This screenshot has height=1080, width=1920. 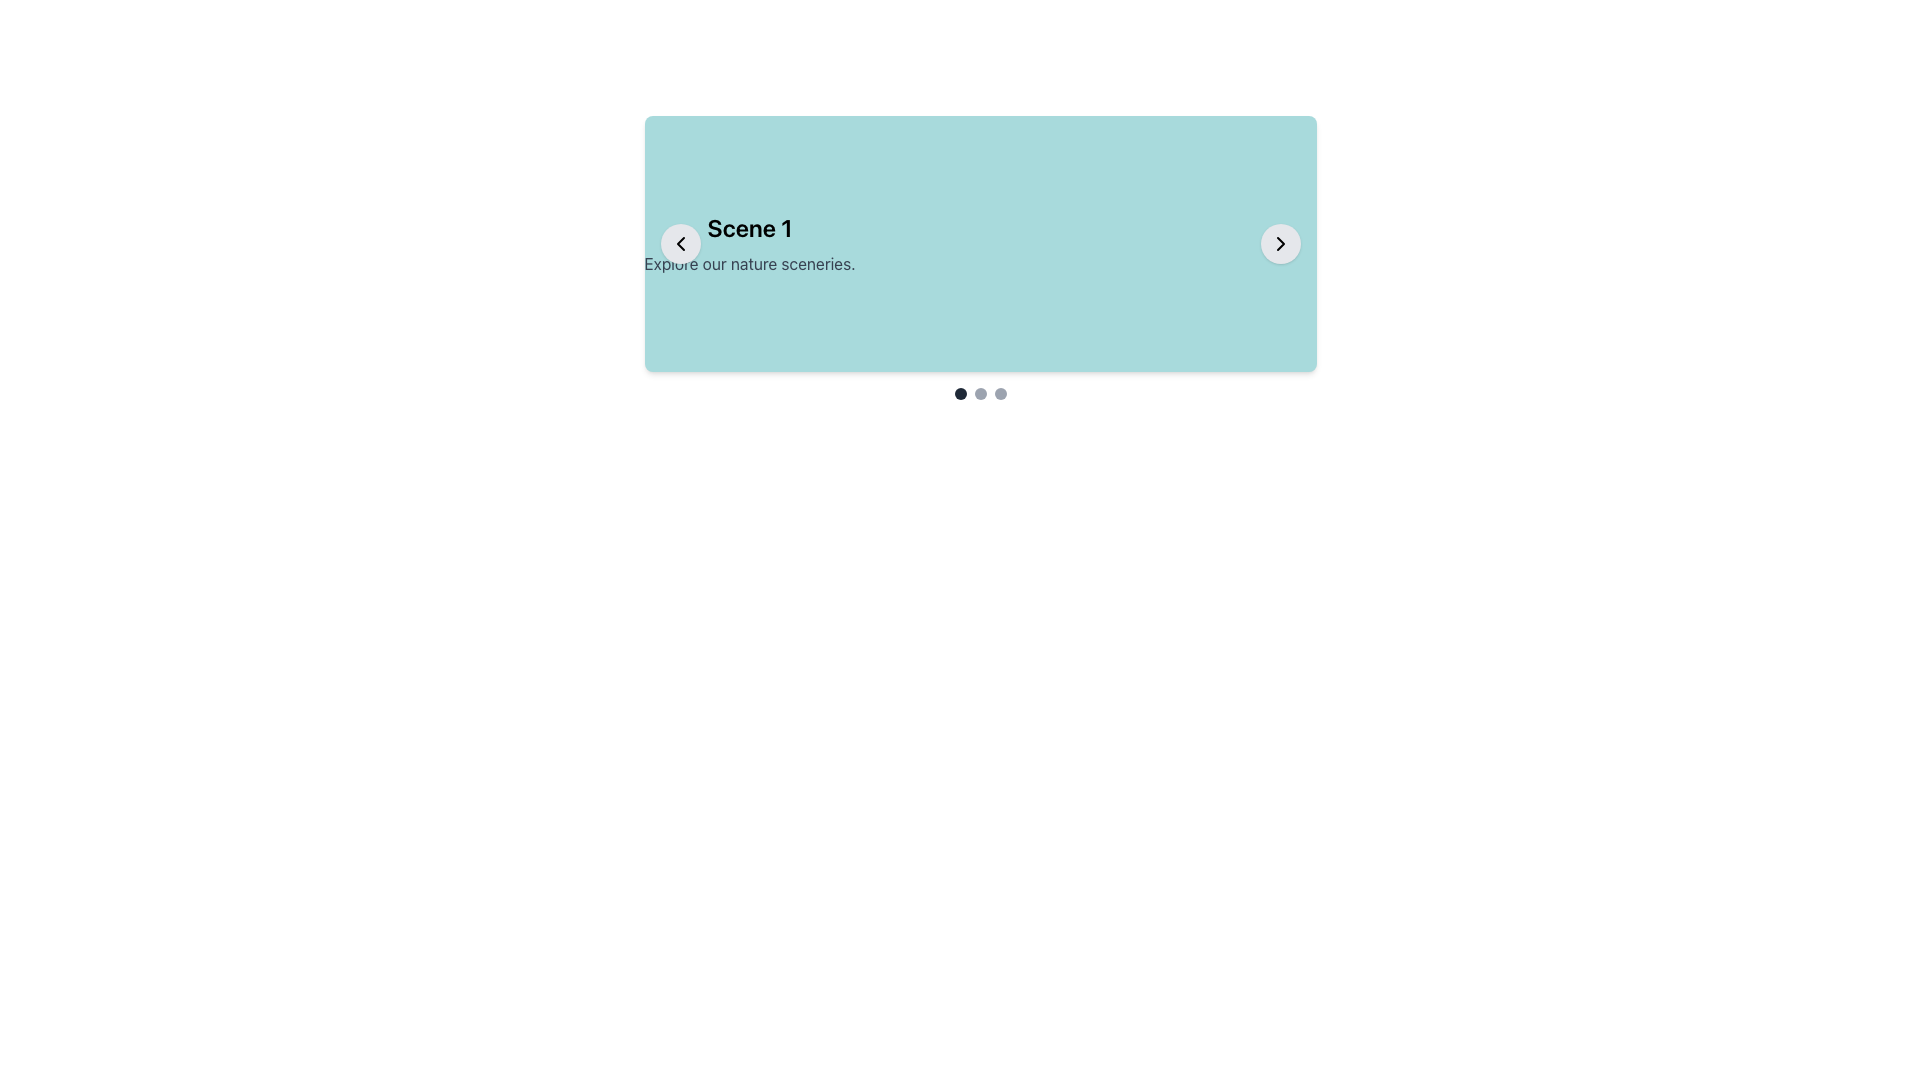 What do you see at coordinates (748, 262) in the screenshot?
I see `the descriptive text label located below the 'Scene 1' title in the teal-colored rectangular area` at bounding box center [748, 262].